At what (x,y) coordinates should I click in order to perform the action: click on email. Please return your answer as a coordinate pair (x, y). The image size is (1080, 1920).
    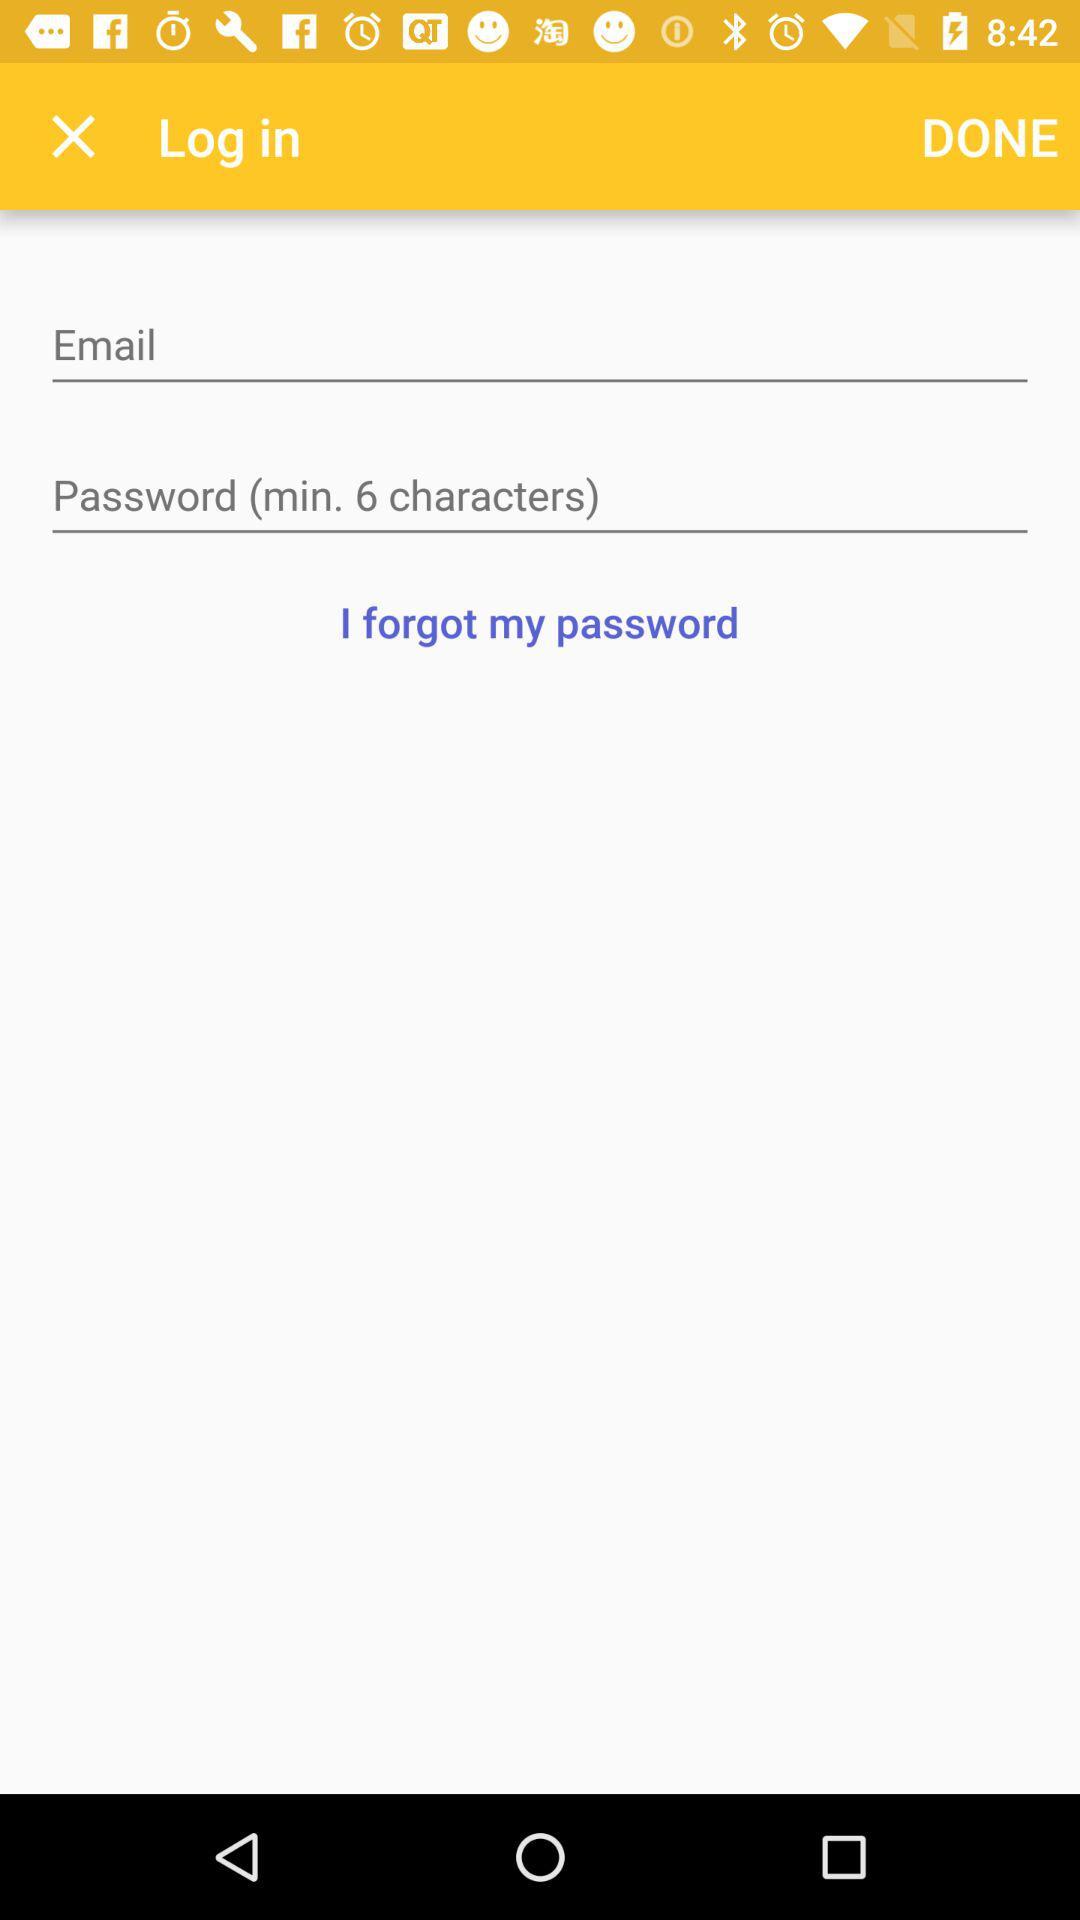
    Looking at the image, I should click on (540, 346).